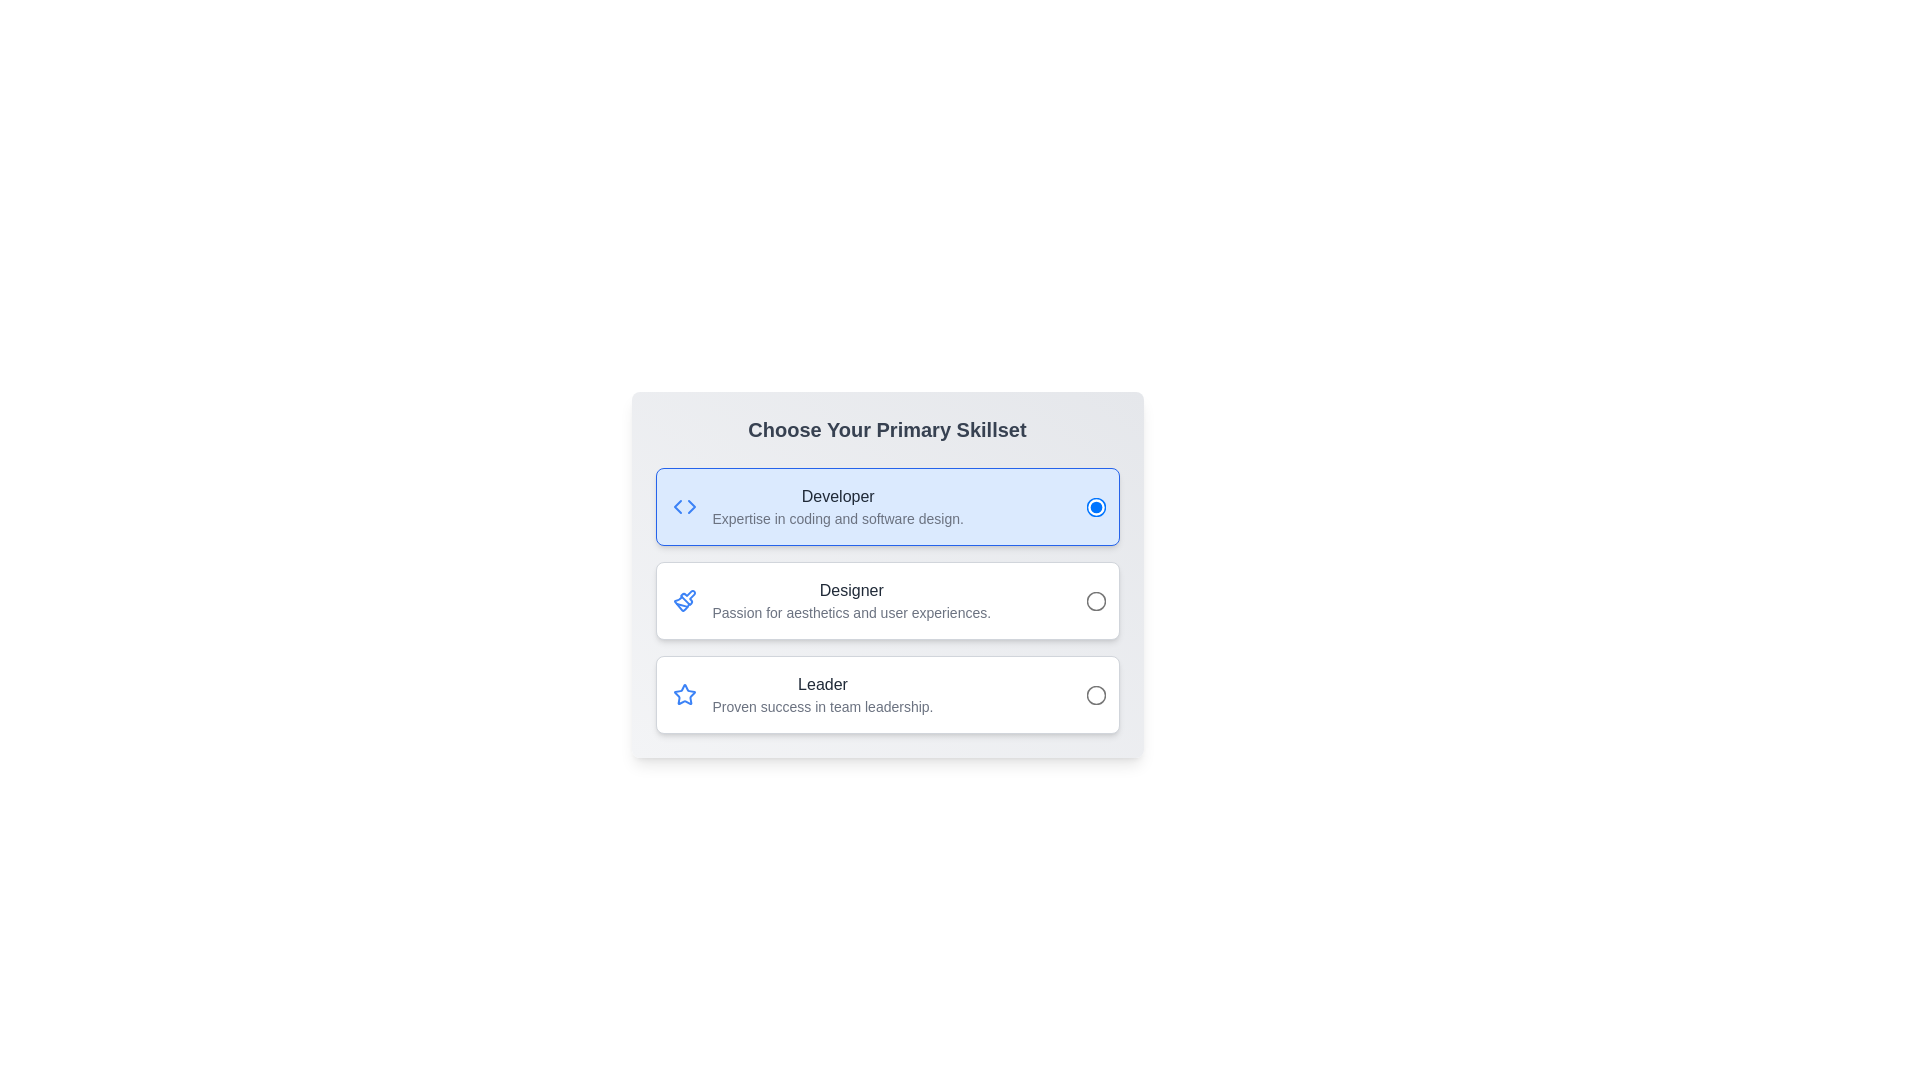 Image resolution: width=1920 pixels, height=1080 pixels. I want to click on the blue outlined star icon located within the 'Leader' option card, positioned to the left of the text caption, so click(684, 693).